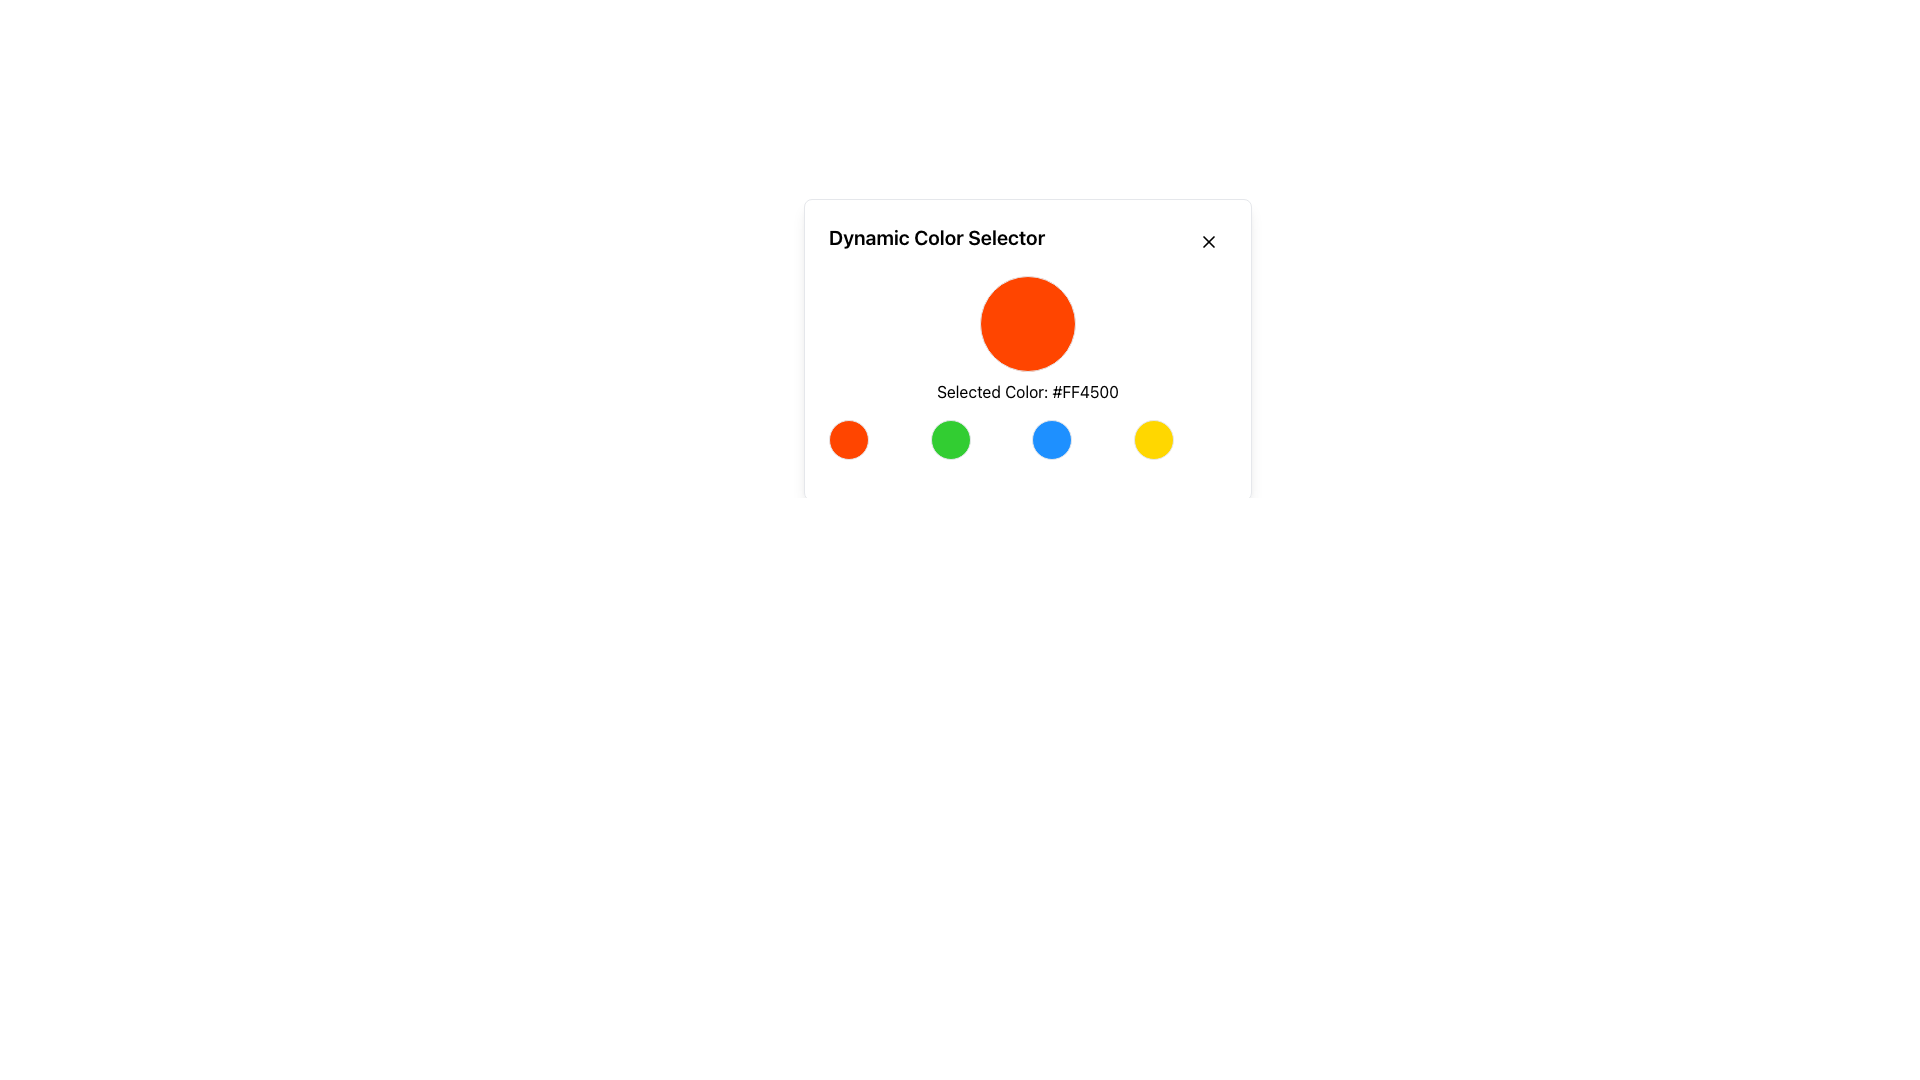  What do you see at coordinates (1027, 438) in the screenshot?
I see `the grid of interactive color buttons located centrally within the modal dialog, just below the selected color text and color circle` at bounding box center [1027, 438].